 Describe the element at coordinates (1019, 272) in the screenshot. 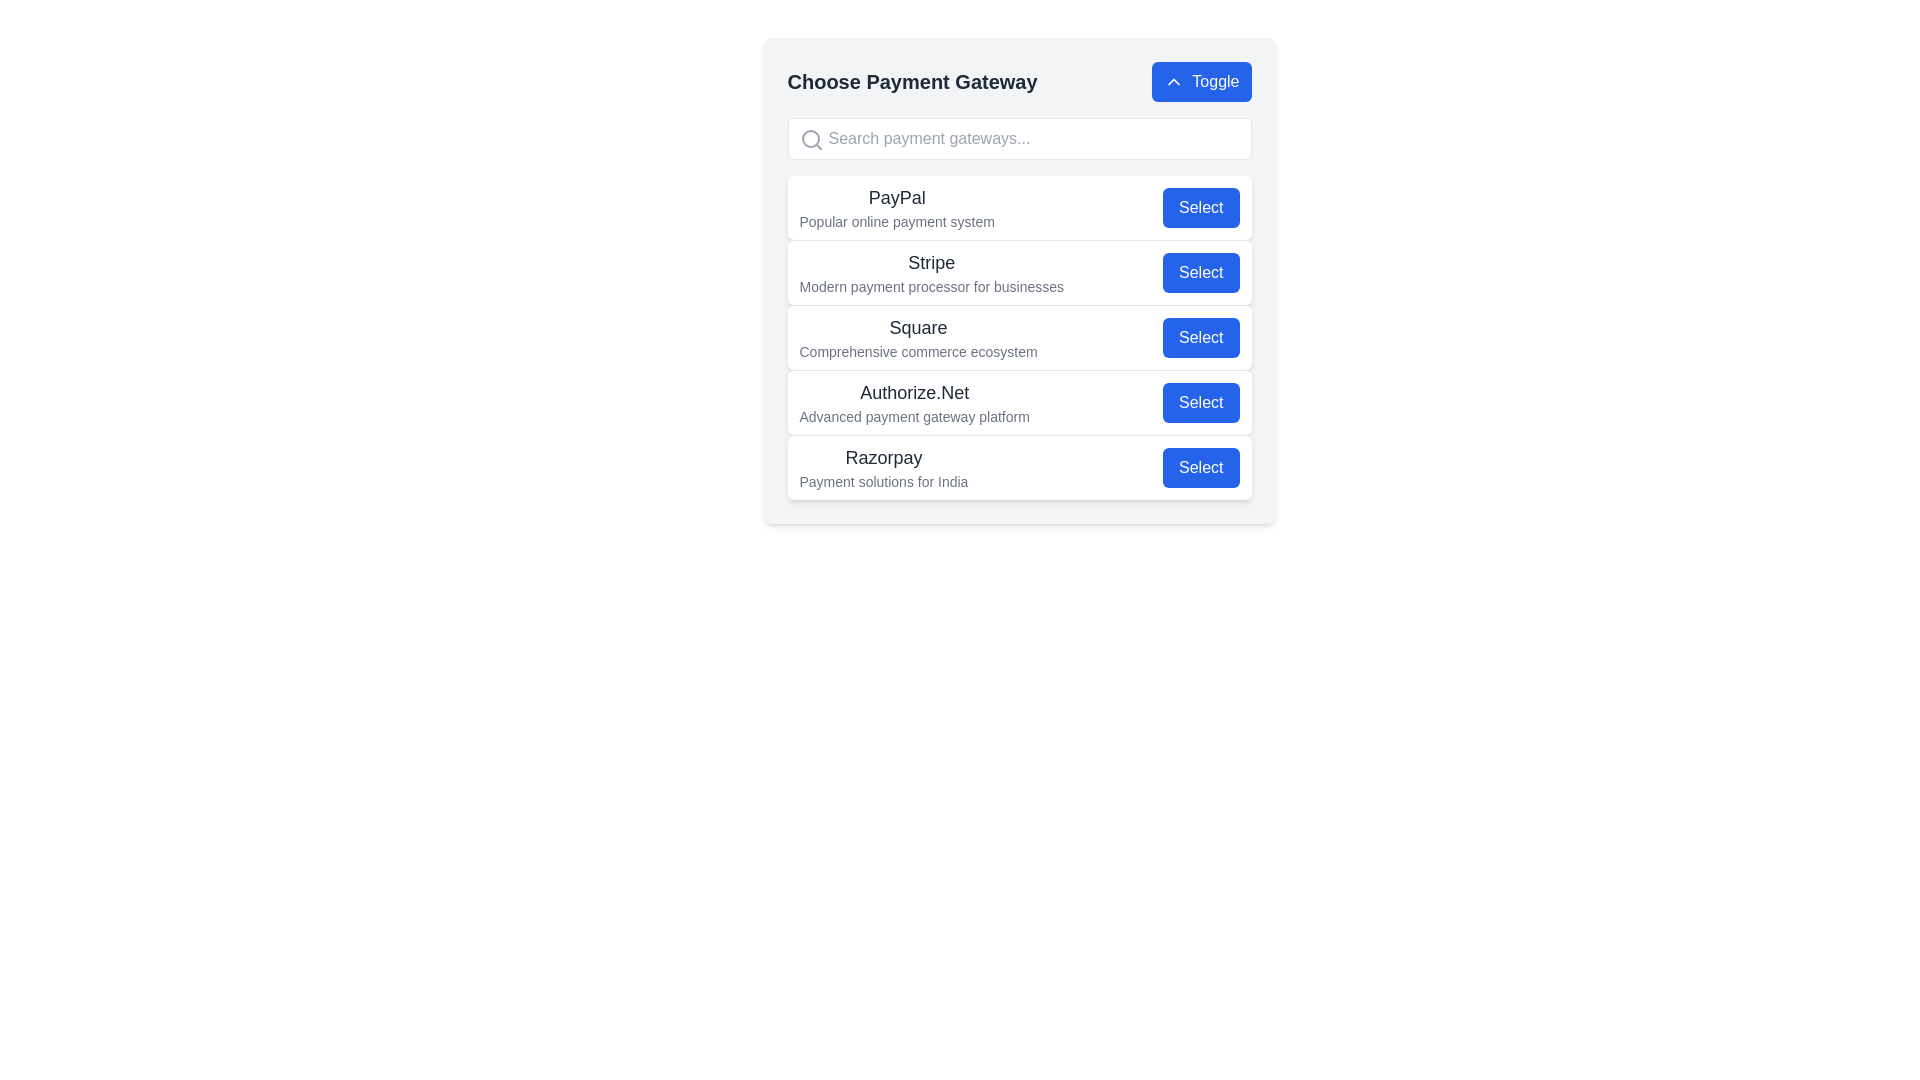

I see `the 'Select' button of the second payment gateway option, which is the 'Stripe' element containing a title and subtitle, to read the description of its features` at that location.